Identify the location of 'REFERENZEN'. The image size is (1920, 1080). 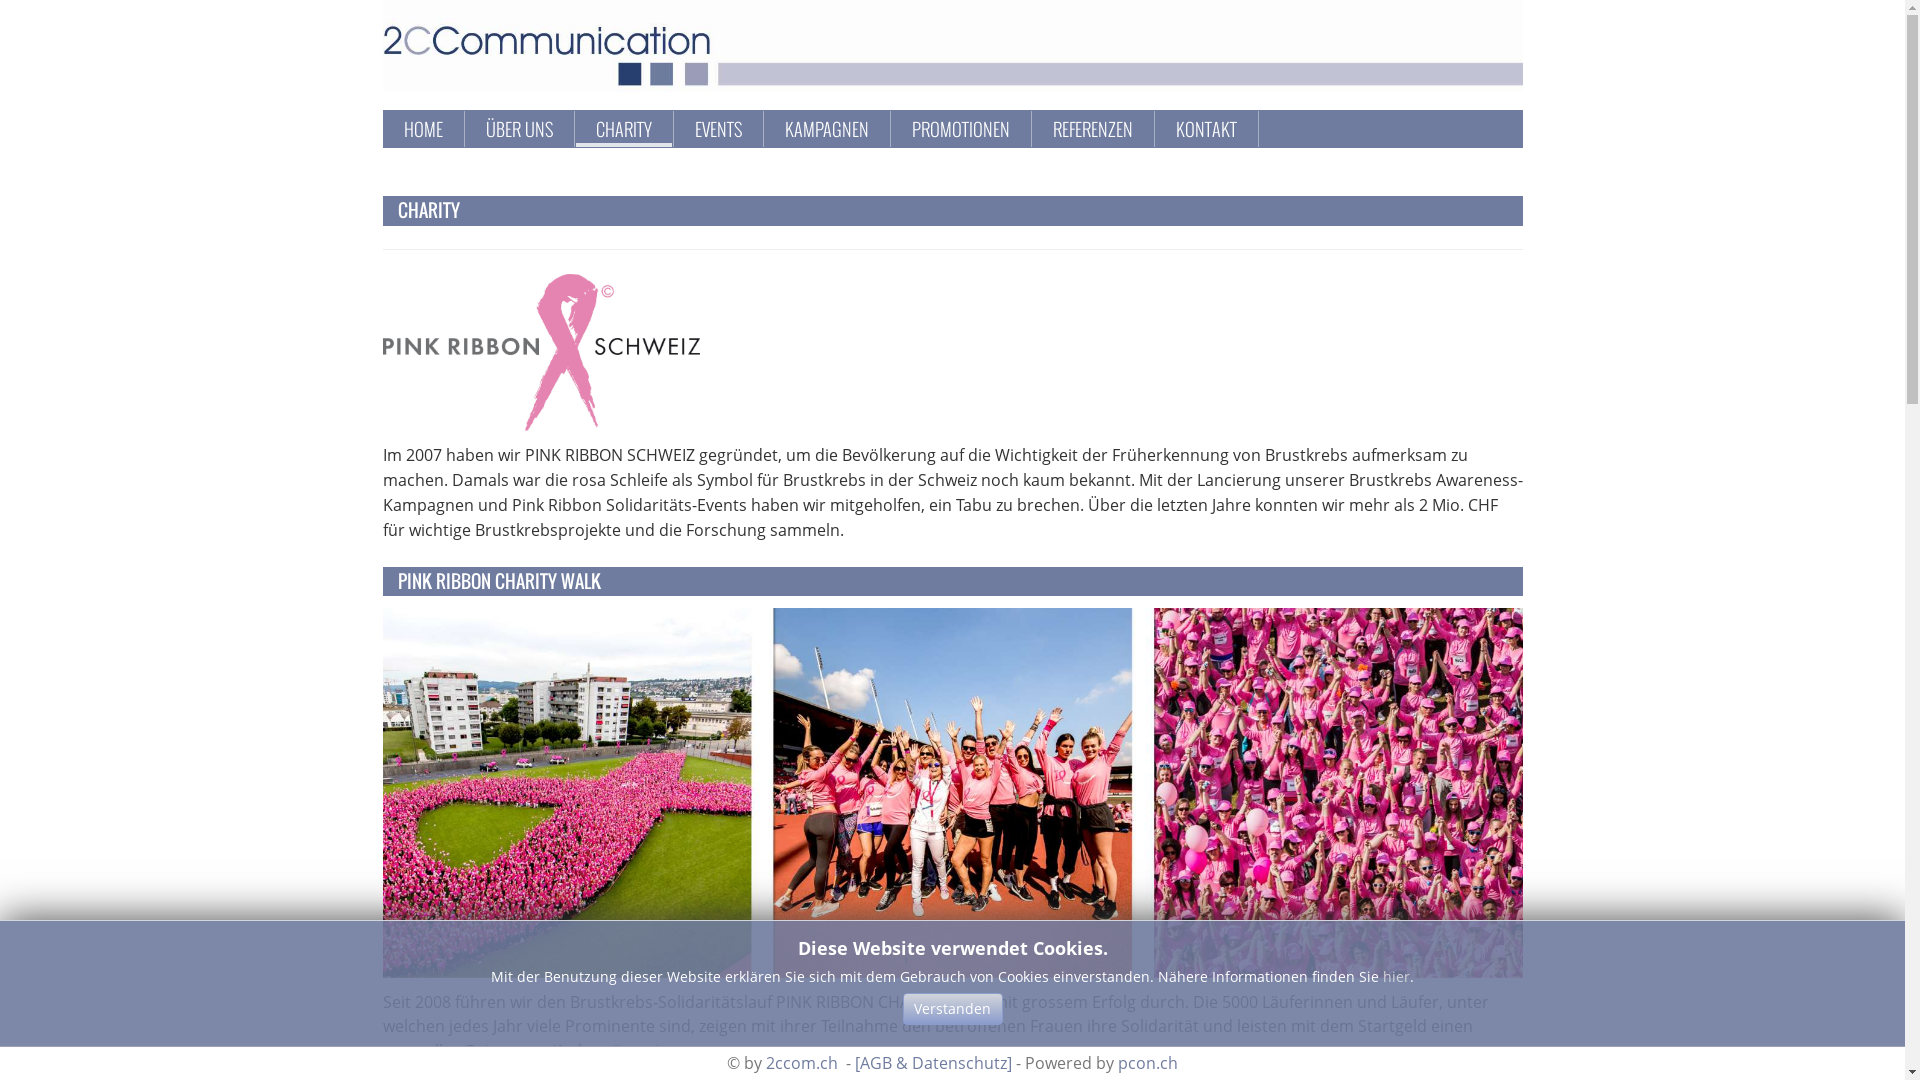
(1090, 128).